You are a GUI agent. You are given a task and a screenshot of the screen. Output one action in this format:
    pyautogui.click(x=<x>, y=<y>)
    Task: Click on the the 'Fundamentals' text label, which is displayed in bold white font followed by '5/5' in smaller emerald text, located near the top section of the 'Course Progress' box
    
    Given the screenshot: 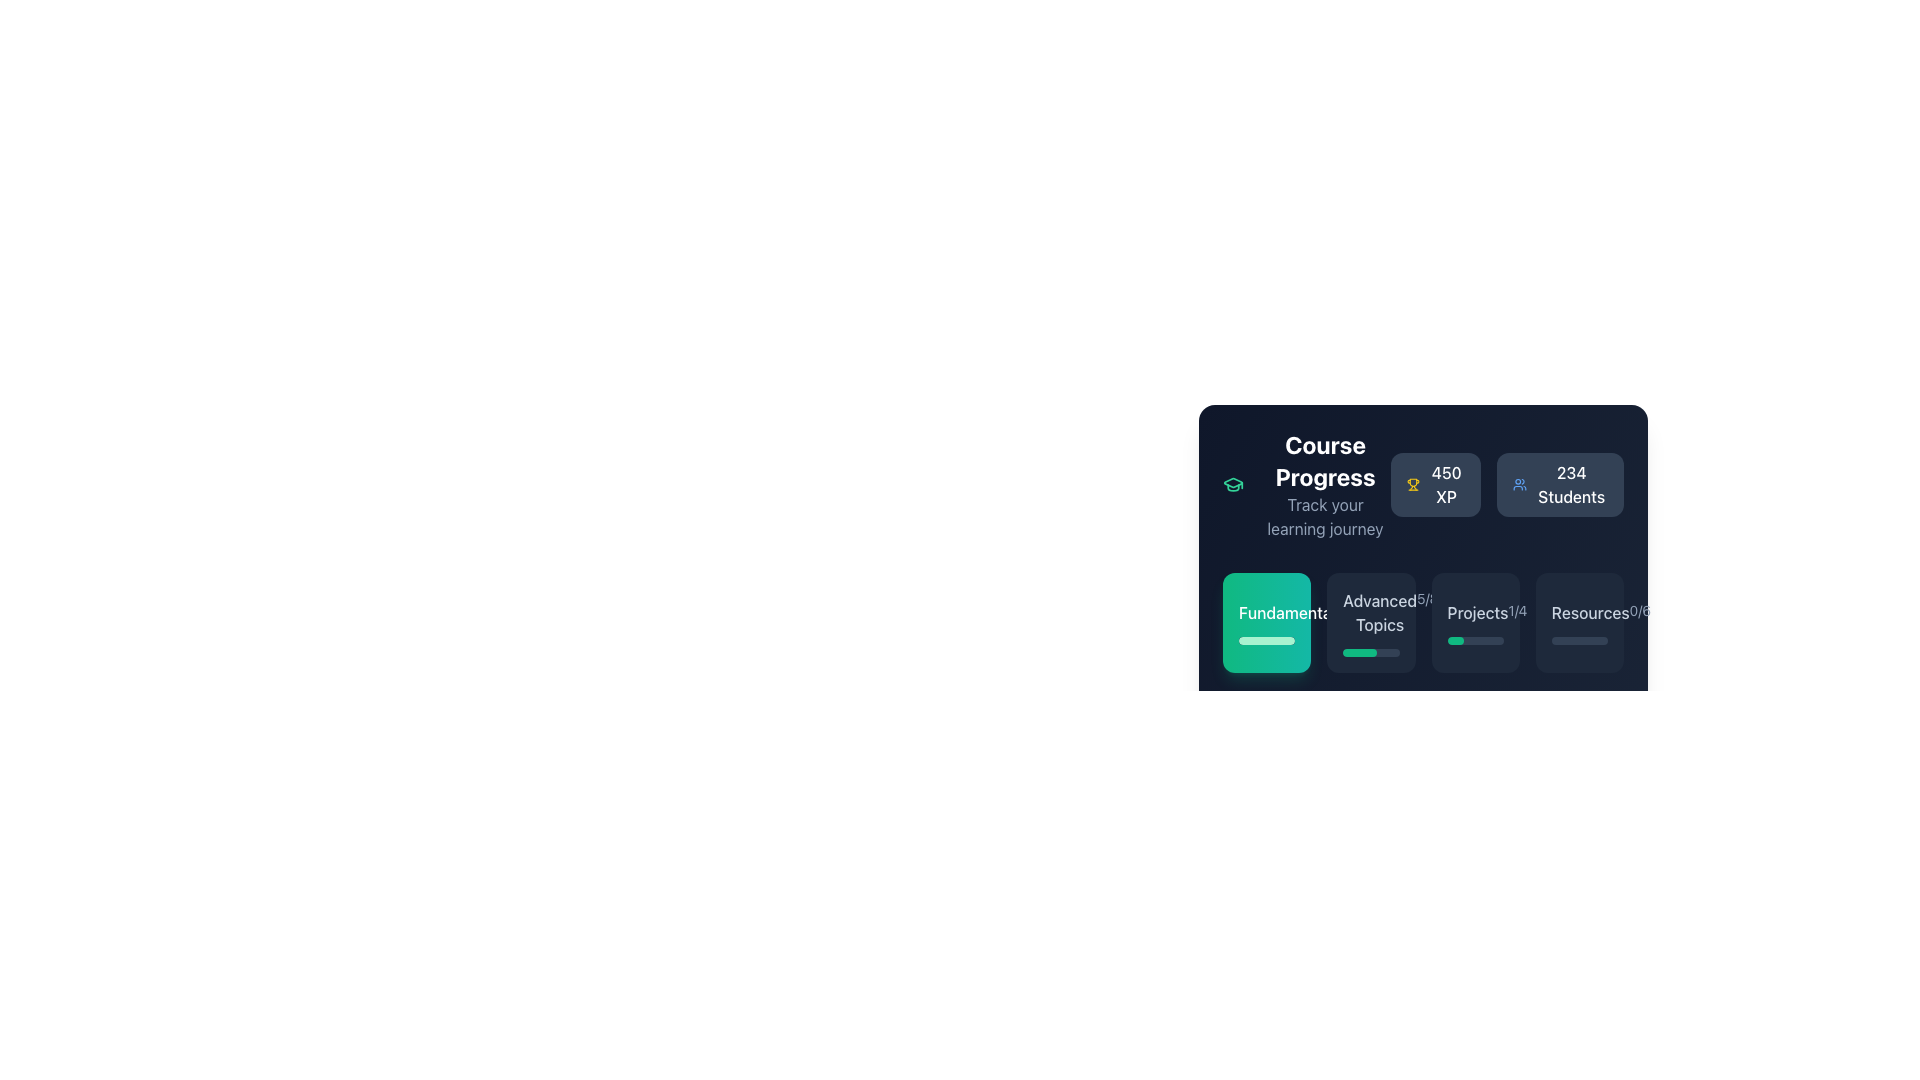 What is the action you would take?
    pyautogui.click(x=1266, y=612)
    